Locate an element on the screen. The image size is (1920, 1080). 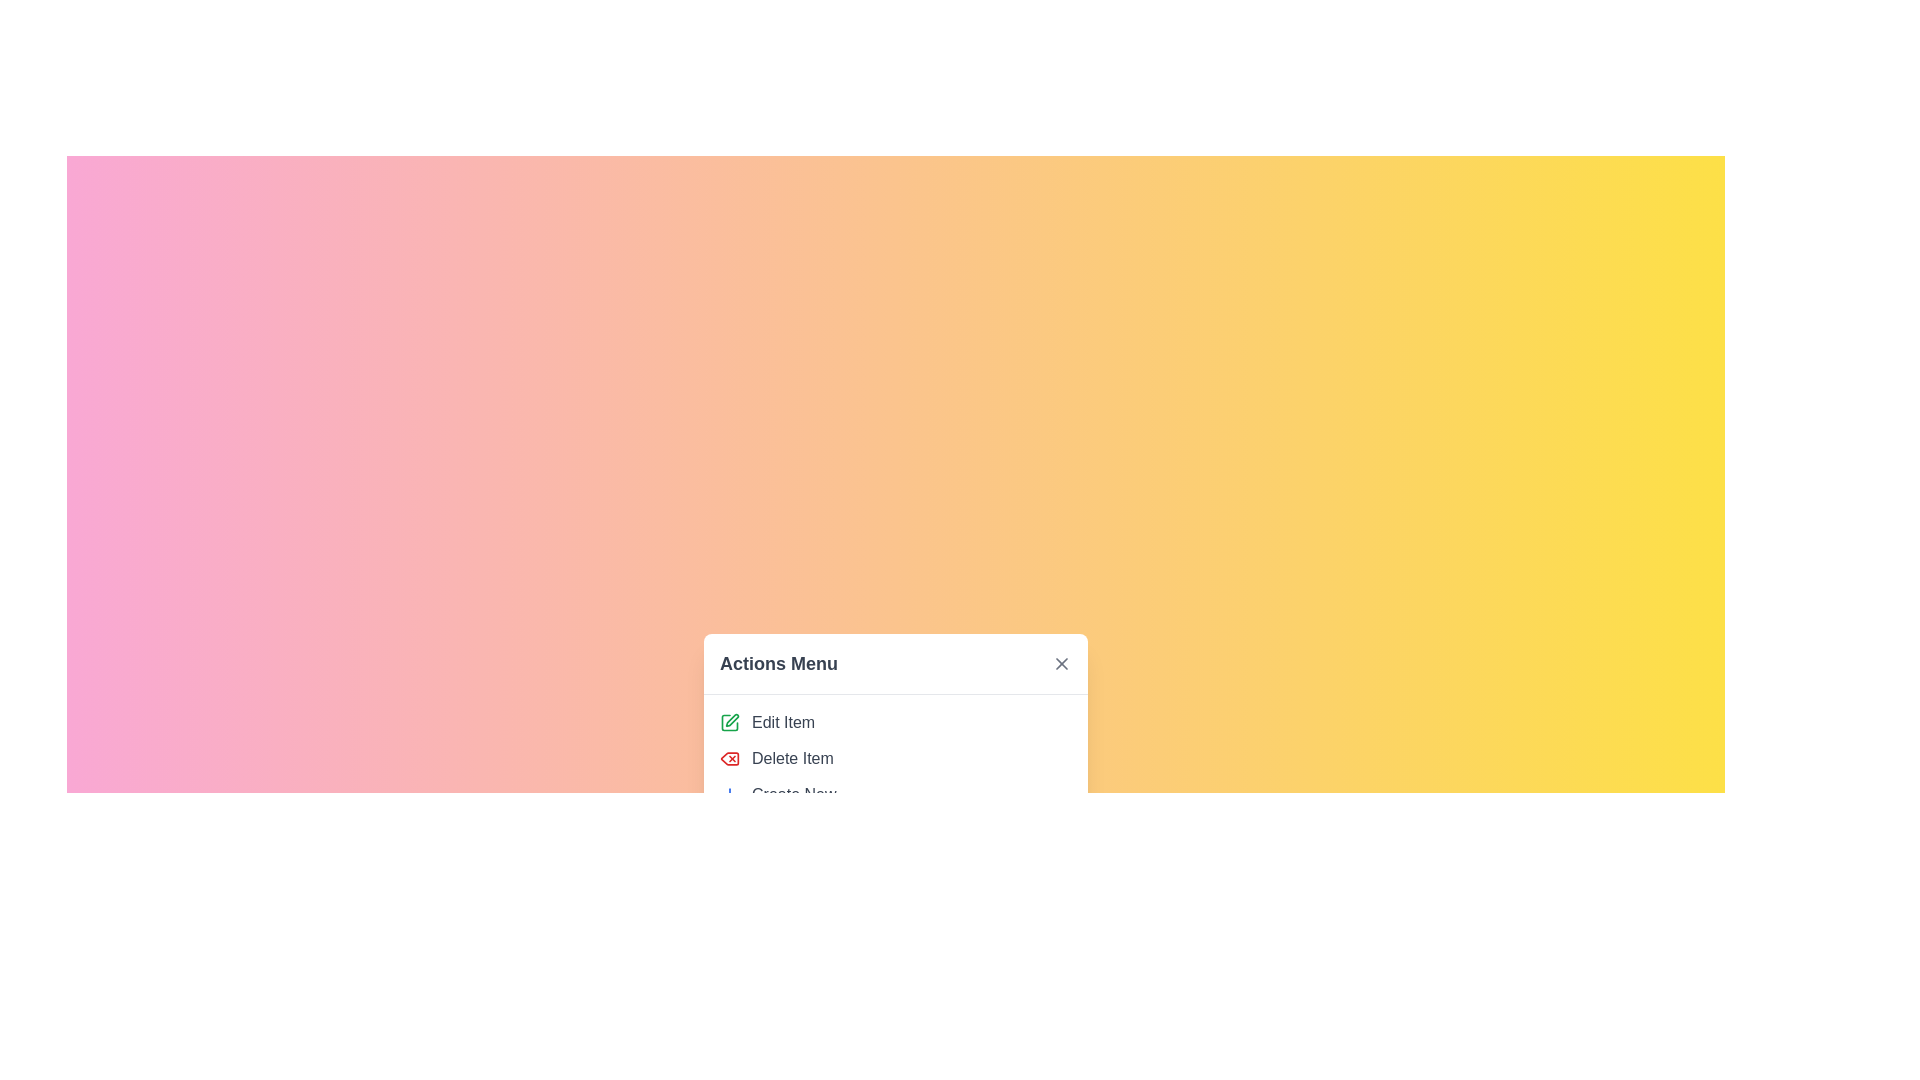
the blue plus sign SVG icon located to the left of the 'Create New' text is located at coordinates (728, 793).